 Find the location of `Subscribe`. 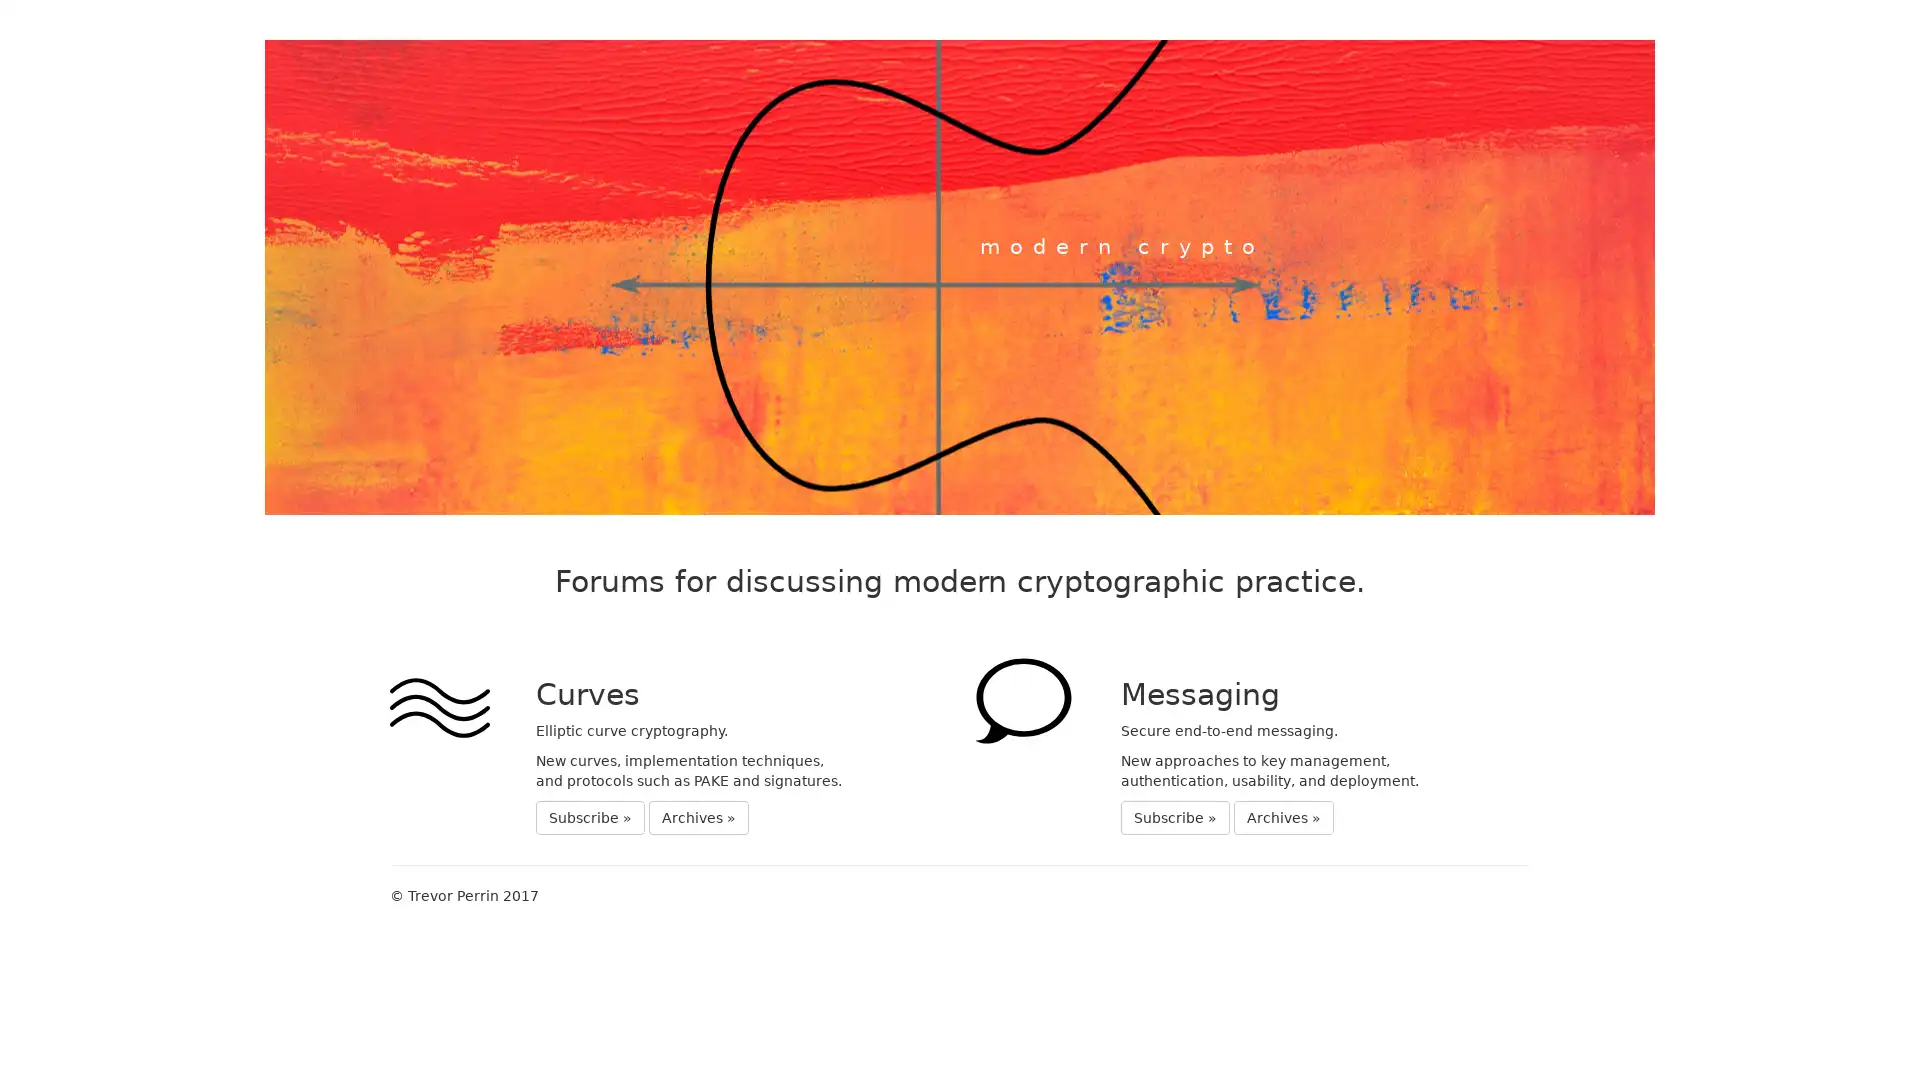

Subscribe is located at coordinates (1175, 817).